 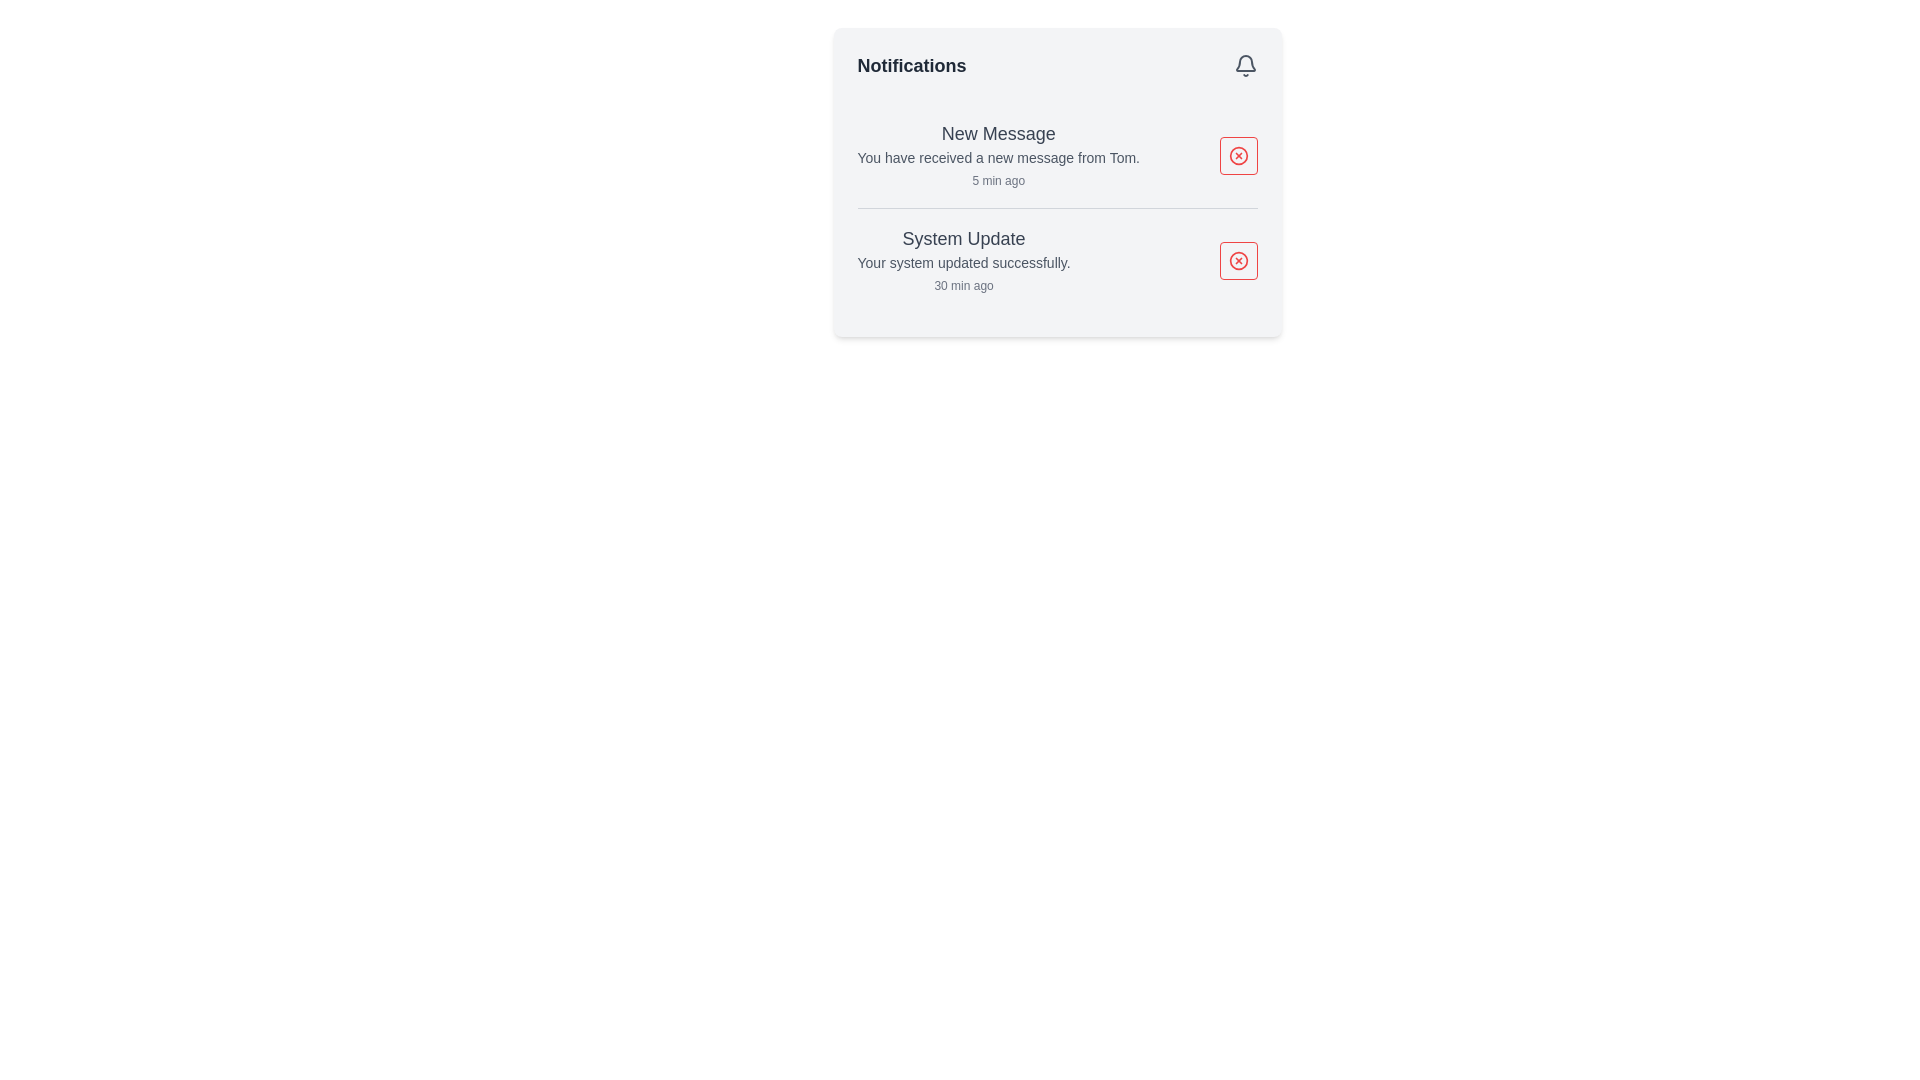 I want to click on the notification icon located at the top-right corner of the notification window, which indicates updates or alerts, so click(x=1244, y=62).